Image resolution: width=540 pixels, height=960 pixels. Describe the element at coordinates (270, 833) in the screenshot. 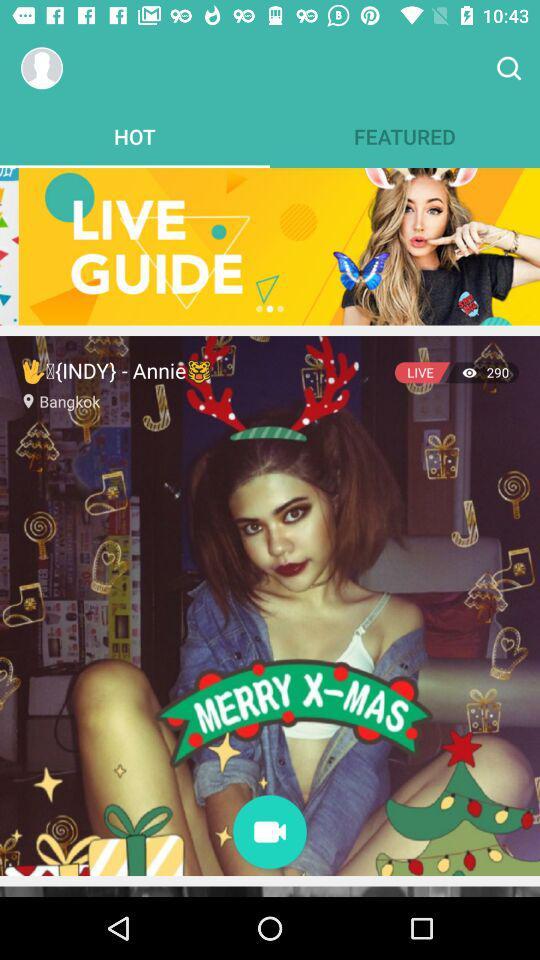

I see `use camera` at that location.